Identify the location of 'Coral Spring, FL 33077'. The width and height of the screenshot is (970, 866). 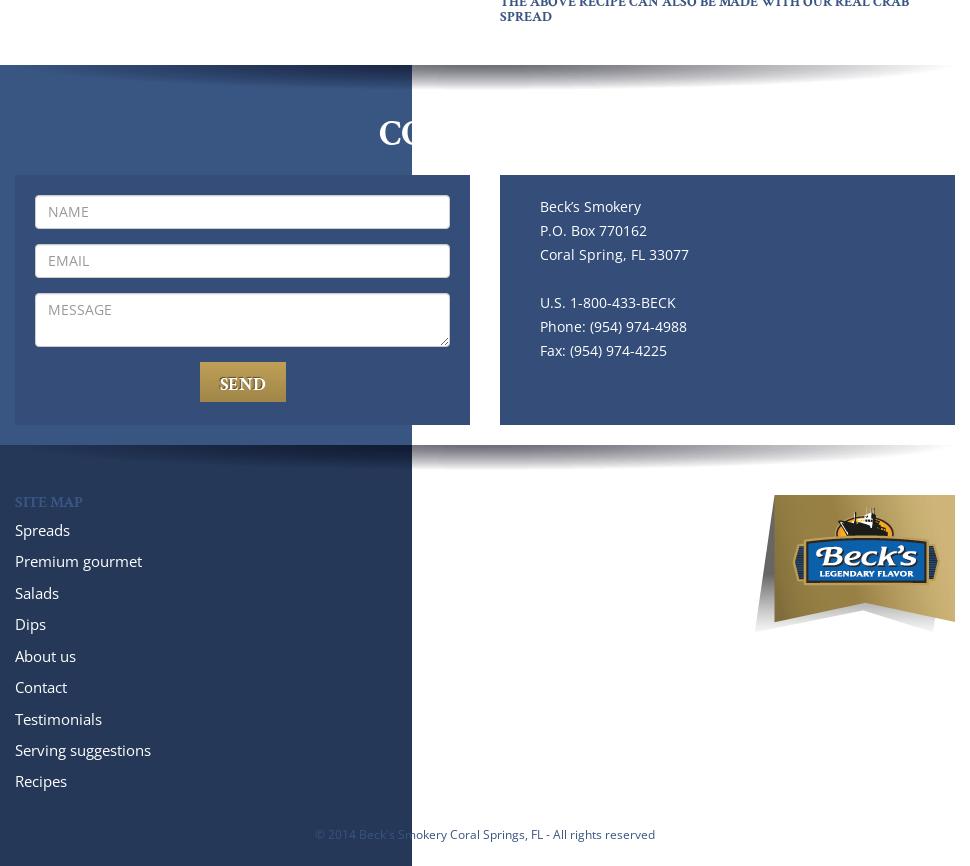
(614, 252).